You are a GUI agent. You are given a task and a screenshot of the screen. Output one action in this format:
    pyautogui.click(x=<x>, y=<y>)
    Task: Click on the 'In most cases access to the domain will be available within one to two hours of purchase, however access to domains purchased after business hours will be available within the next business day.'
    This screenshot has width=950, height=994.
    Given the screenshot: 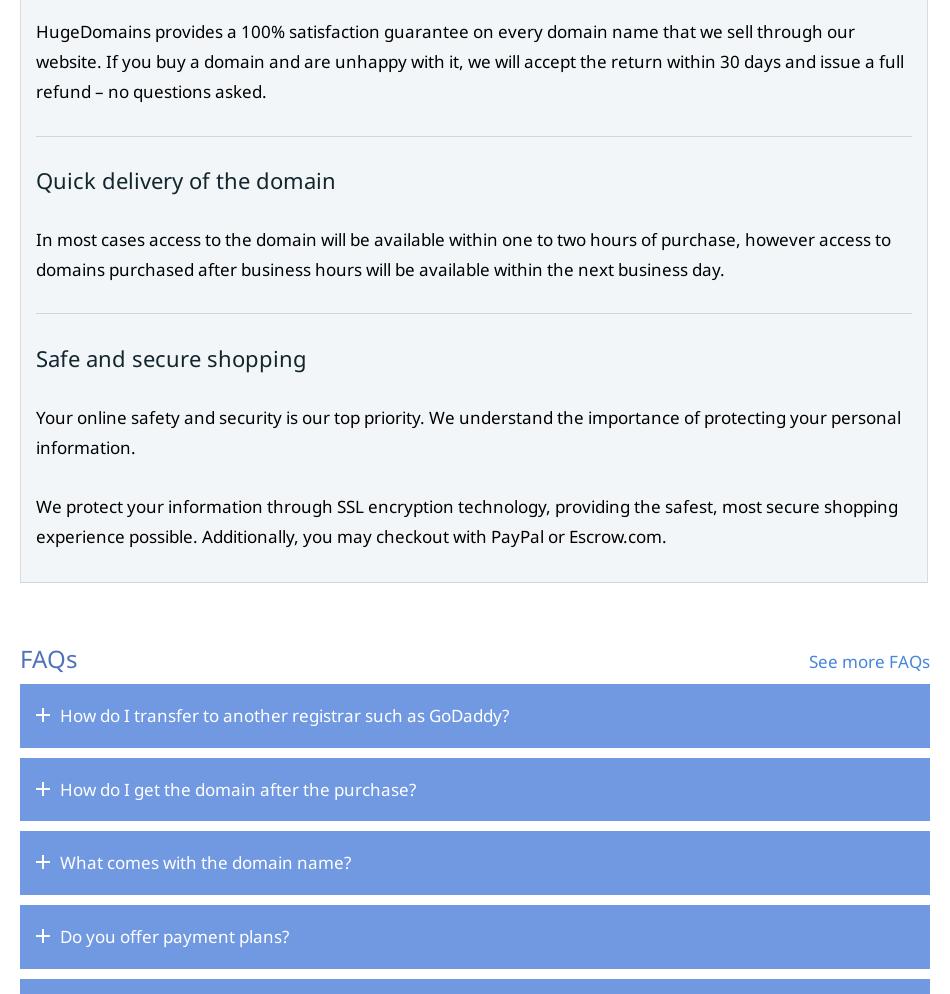 What is the action you would take?
    pyautogui.click(x=462, y=252)
    